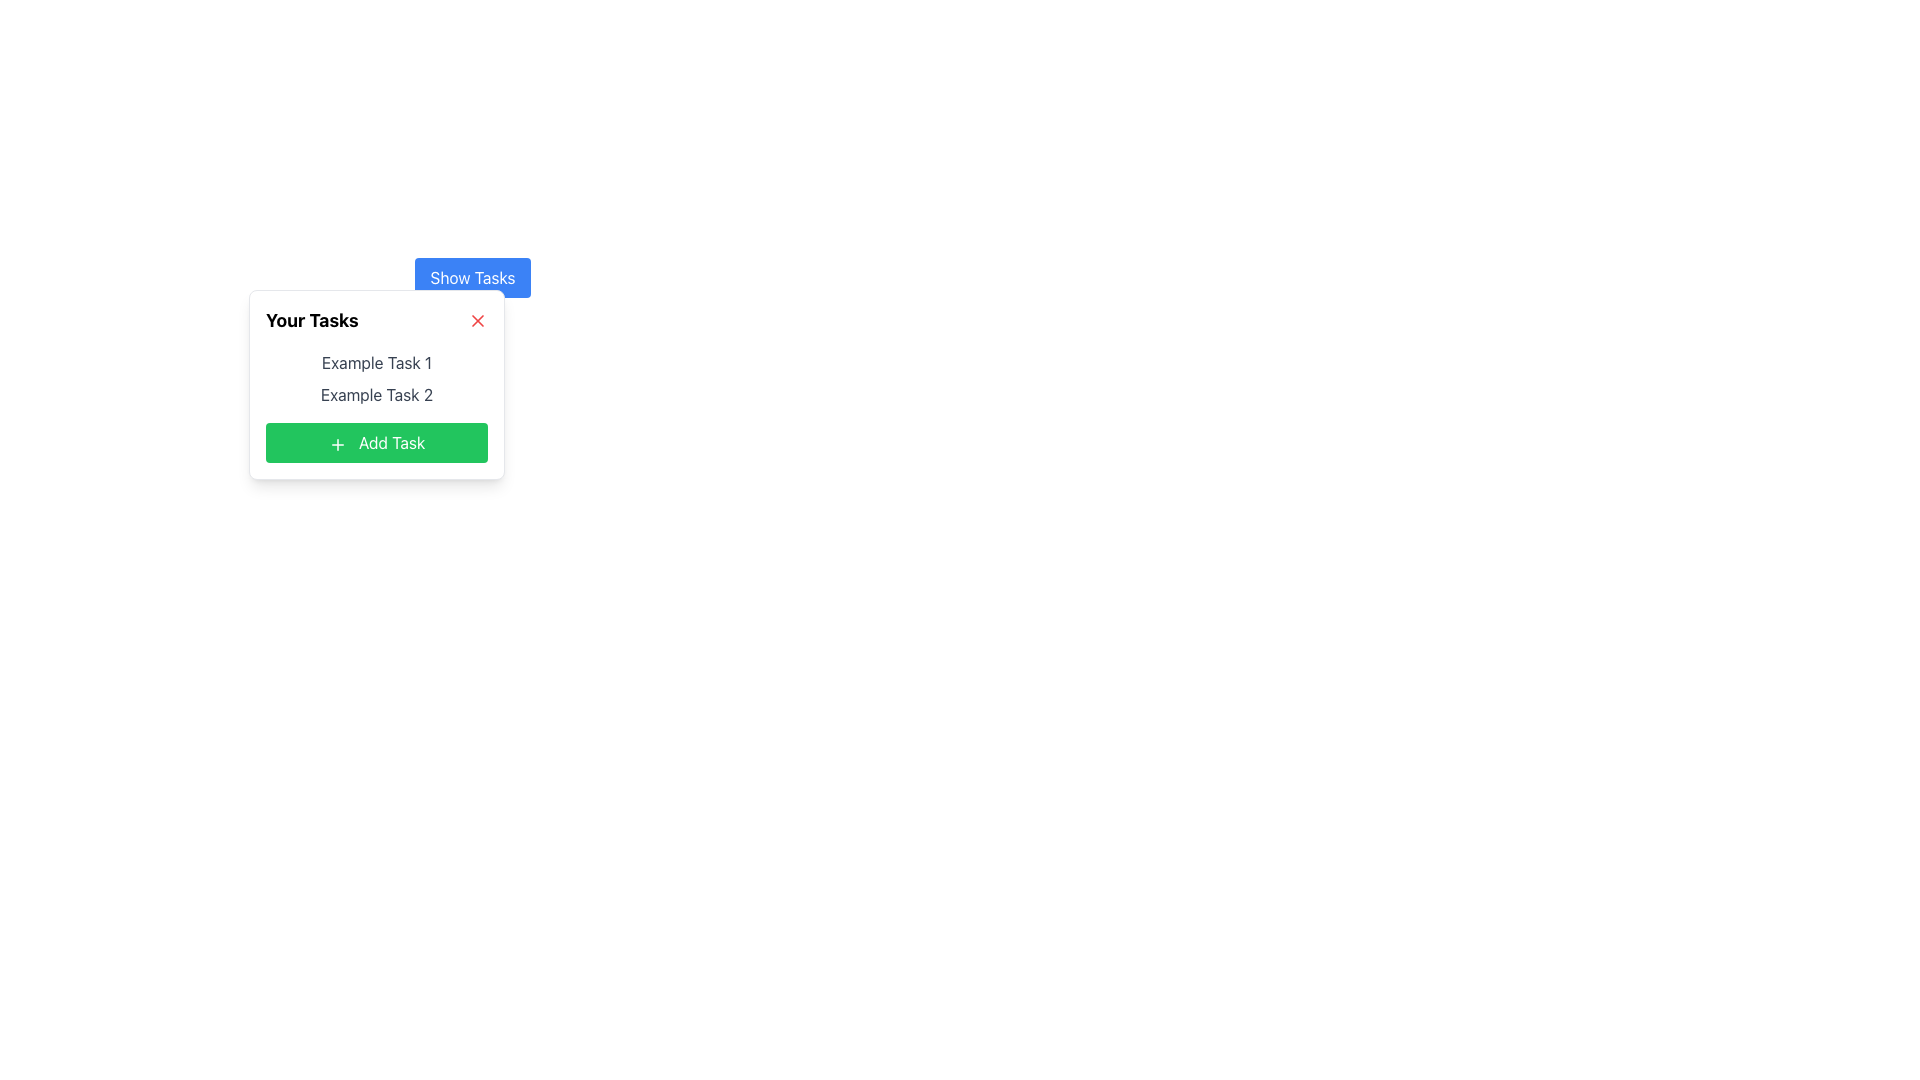  What do you see at coordinates (337, 443) in the screenshot?
I see `the '+' icon located at the top-left corner of the 'Add Task' button, which visually indicates the addition of items or tasks` at bounding box center [337, 443].